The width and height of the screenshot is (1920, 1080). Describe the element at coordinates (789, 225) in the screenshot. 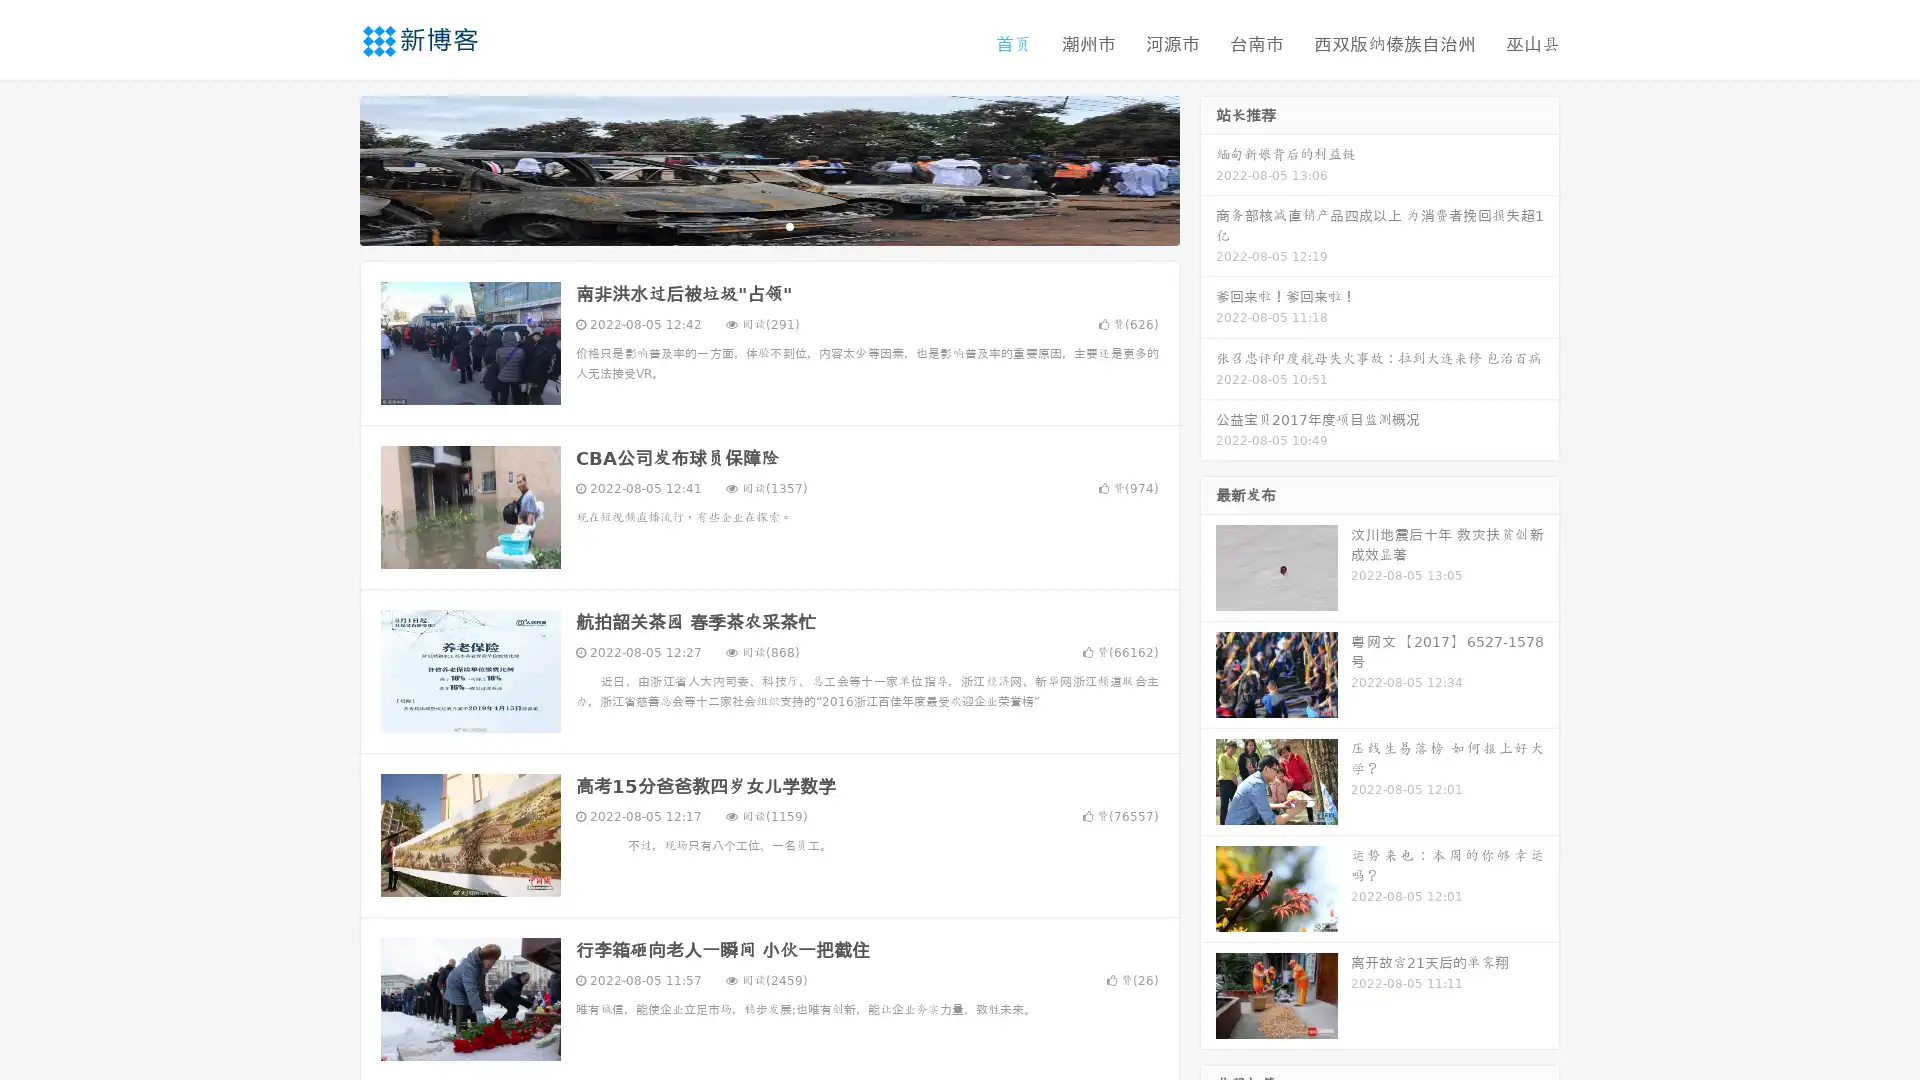

I see `Go to slide 3` at that location.